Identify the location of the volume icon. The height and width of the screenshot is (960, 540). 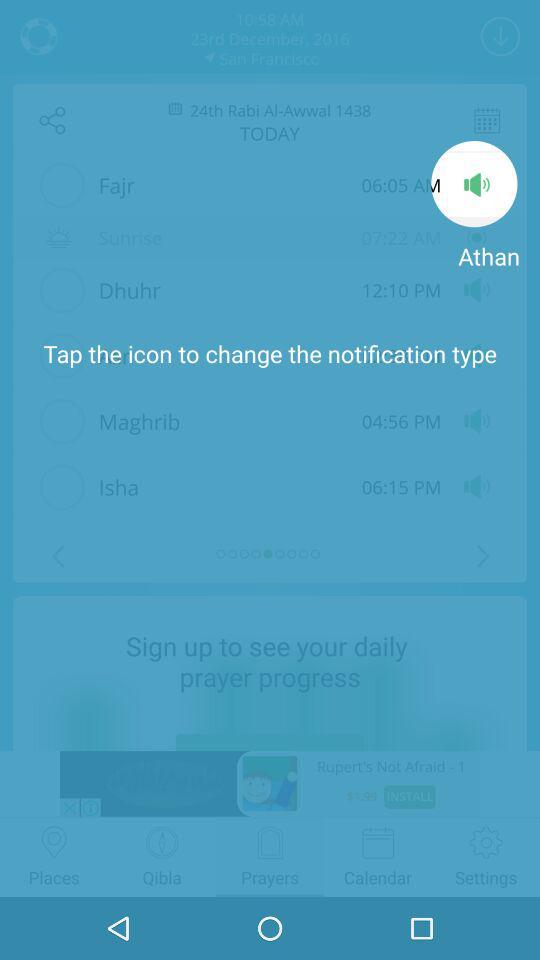
(473, 184).